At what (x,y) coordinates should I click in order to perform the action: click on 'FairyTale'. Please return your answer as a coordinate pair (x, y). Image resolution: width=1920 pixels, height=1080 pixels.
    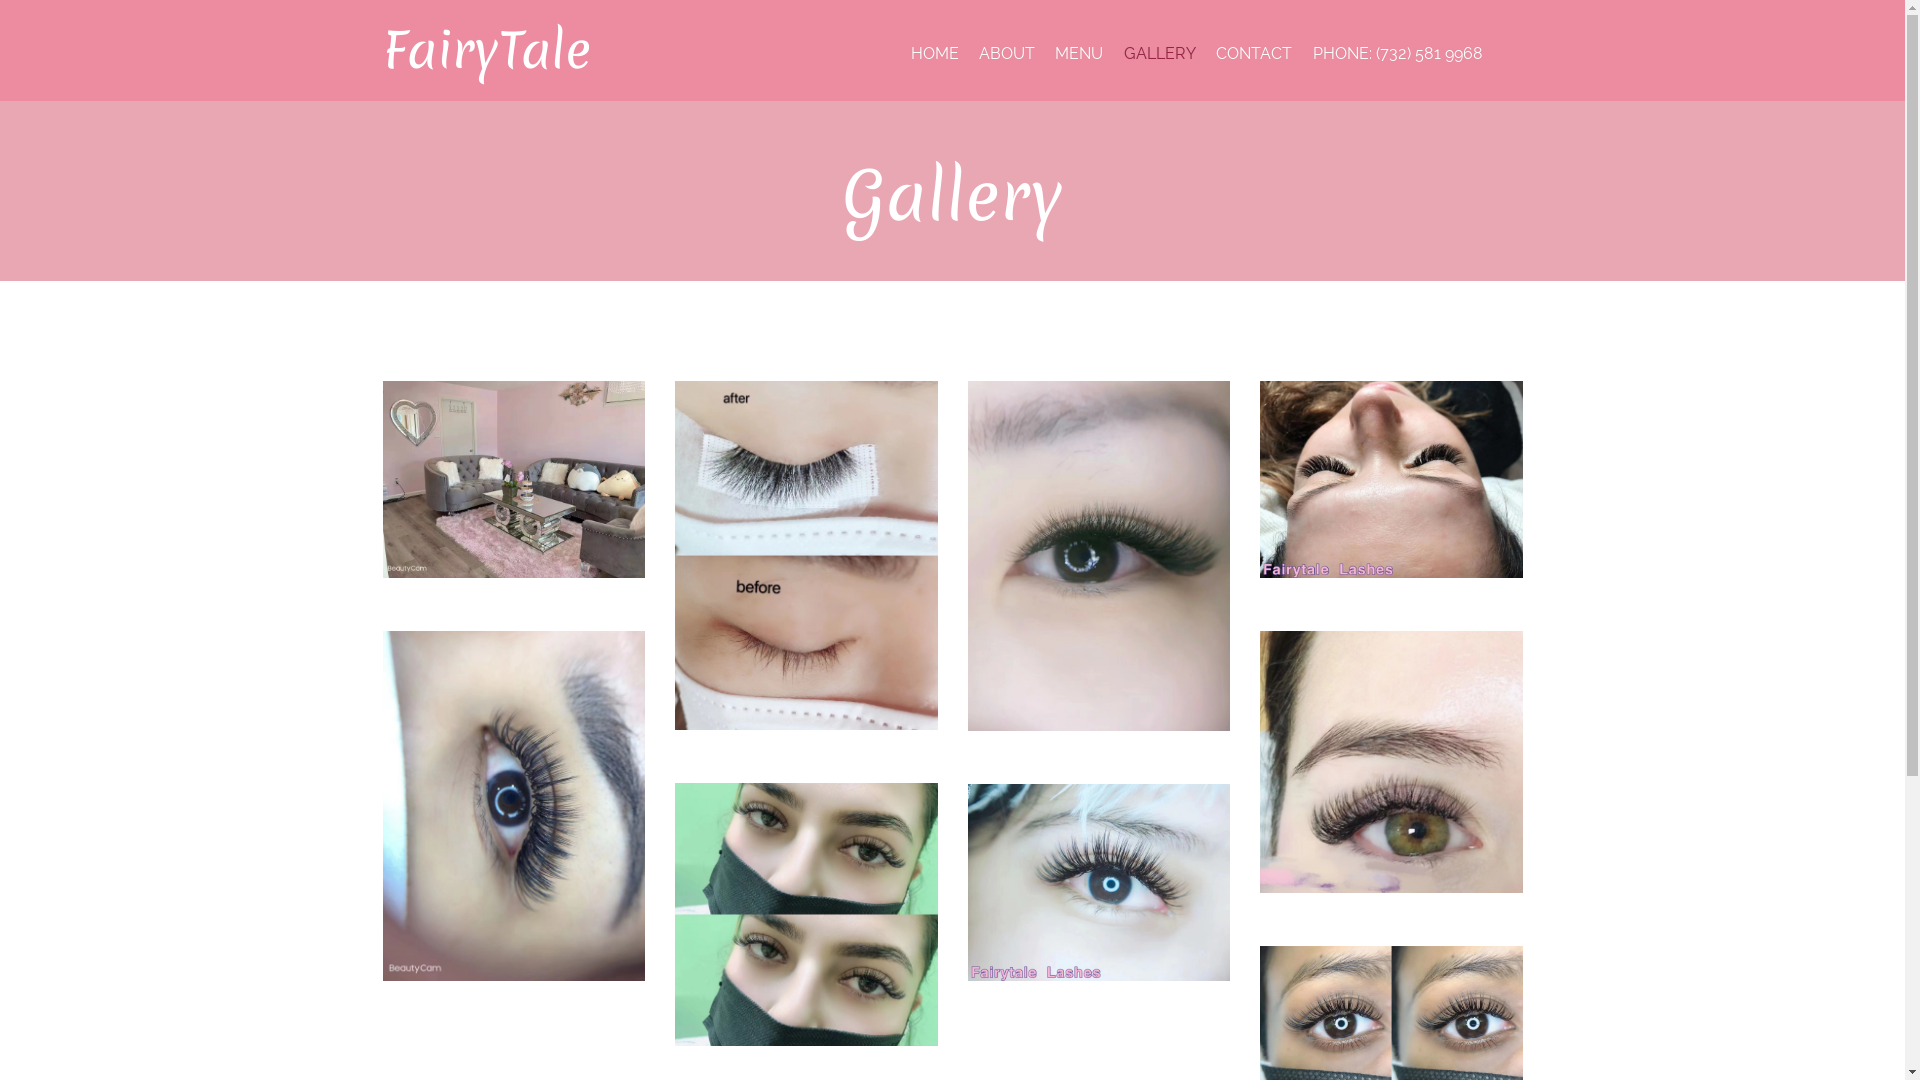
    Looking at the image, I should click on (485, 49).